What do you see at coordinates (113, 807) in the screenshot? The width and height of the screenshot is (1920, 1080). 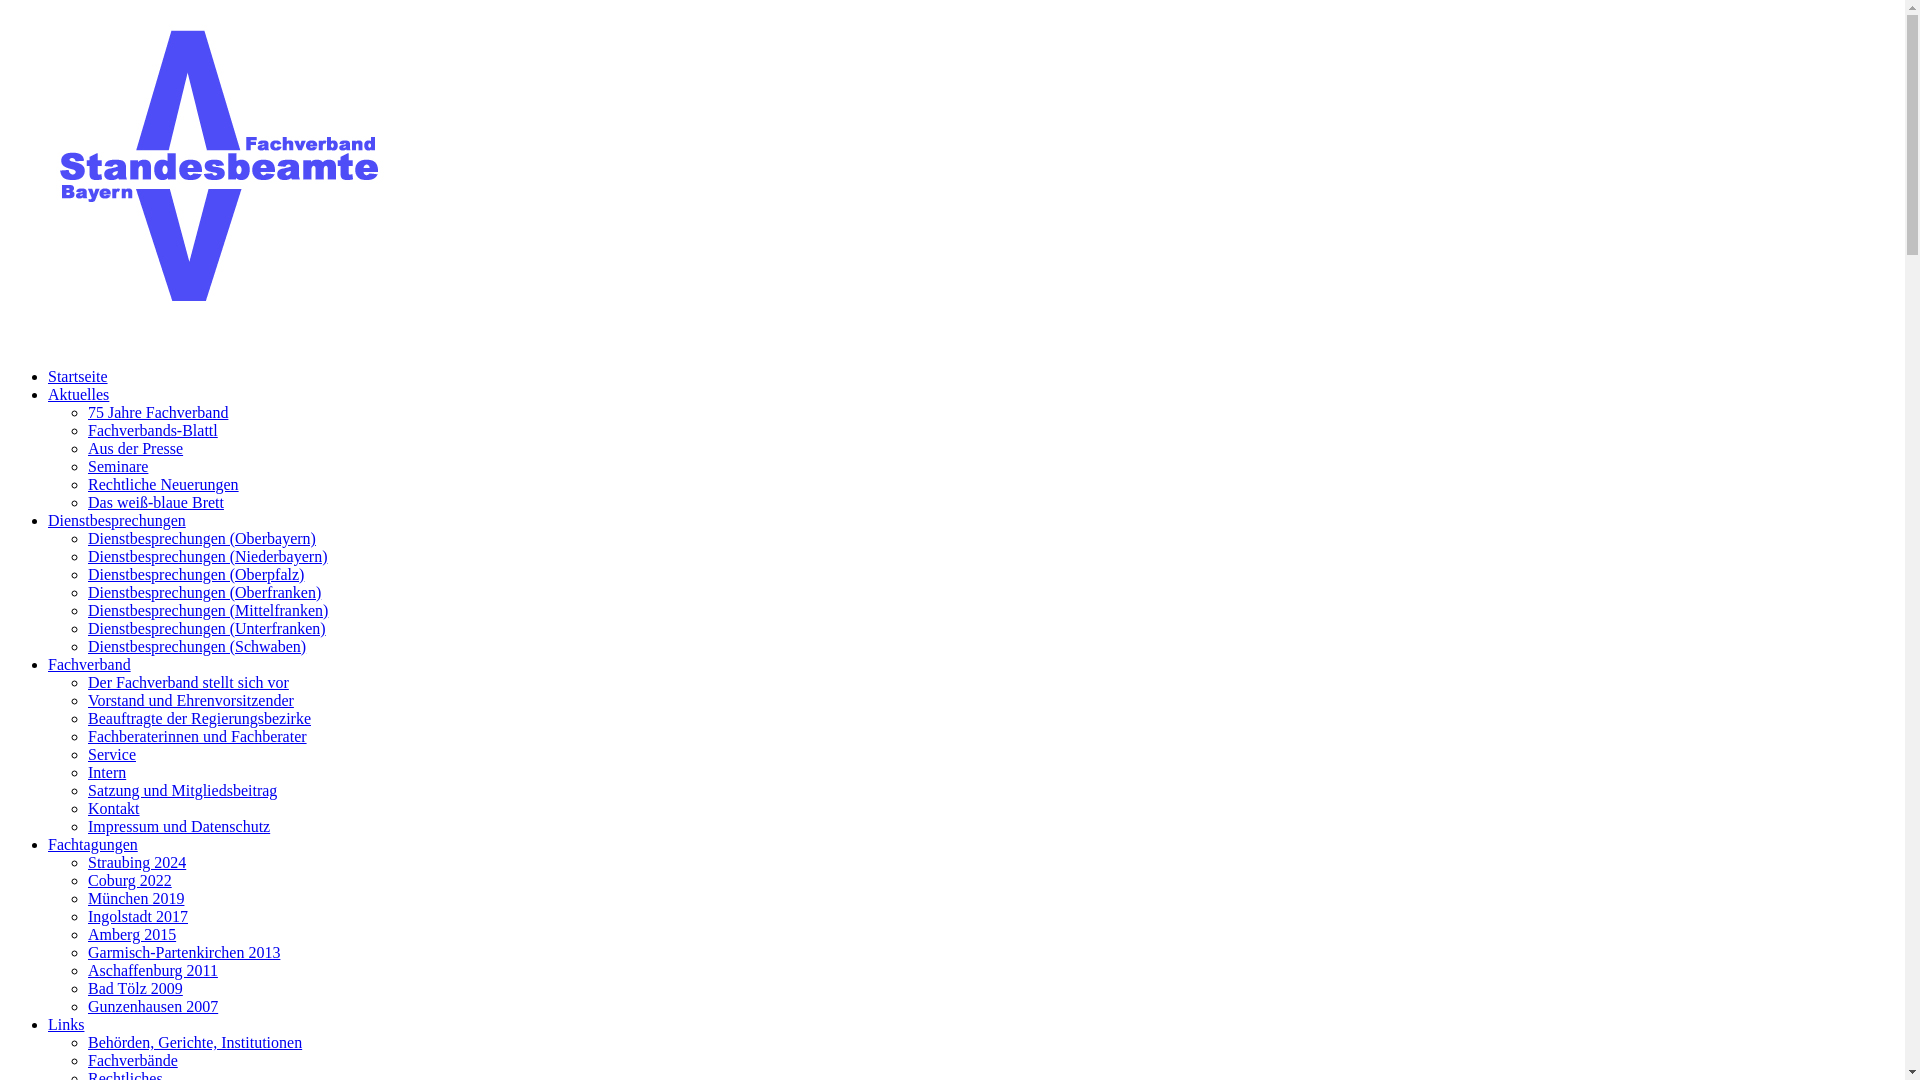 I see `'Kontakt'` at bounding box center [113, 807].